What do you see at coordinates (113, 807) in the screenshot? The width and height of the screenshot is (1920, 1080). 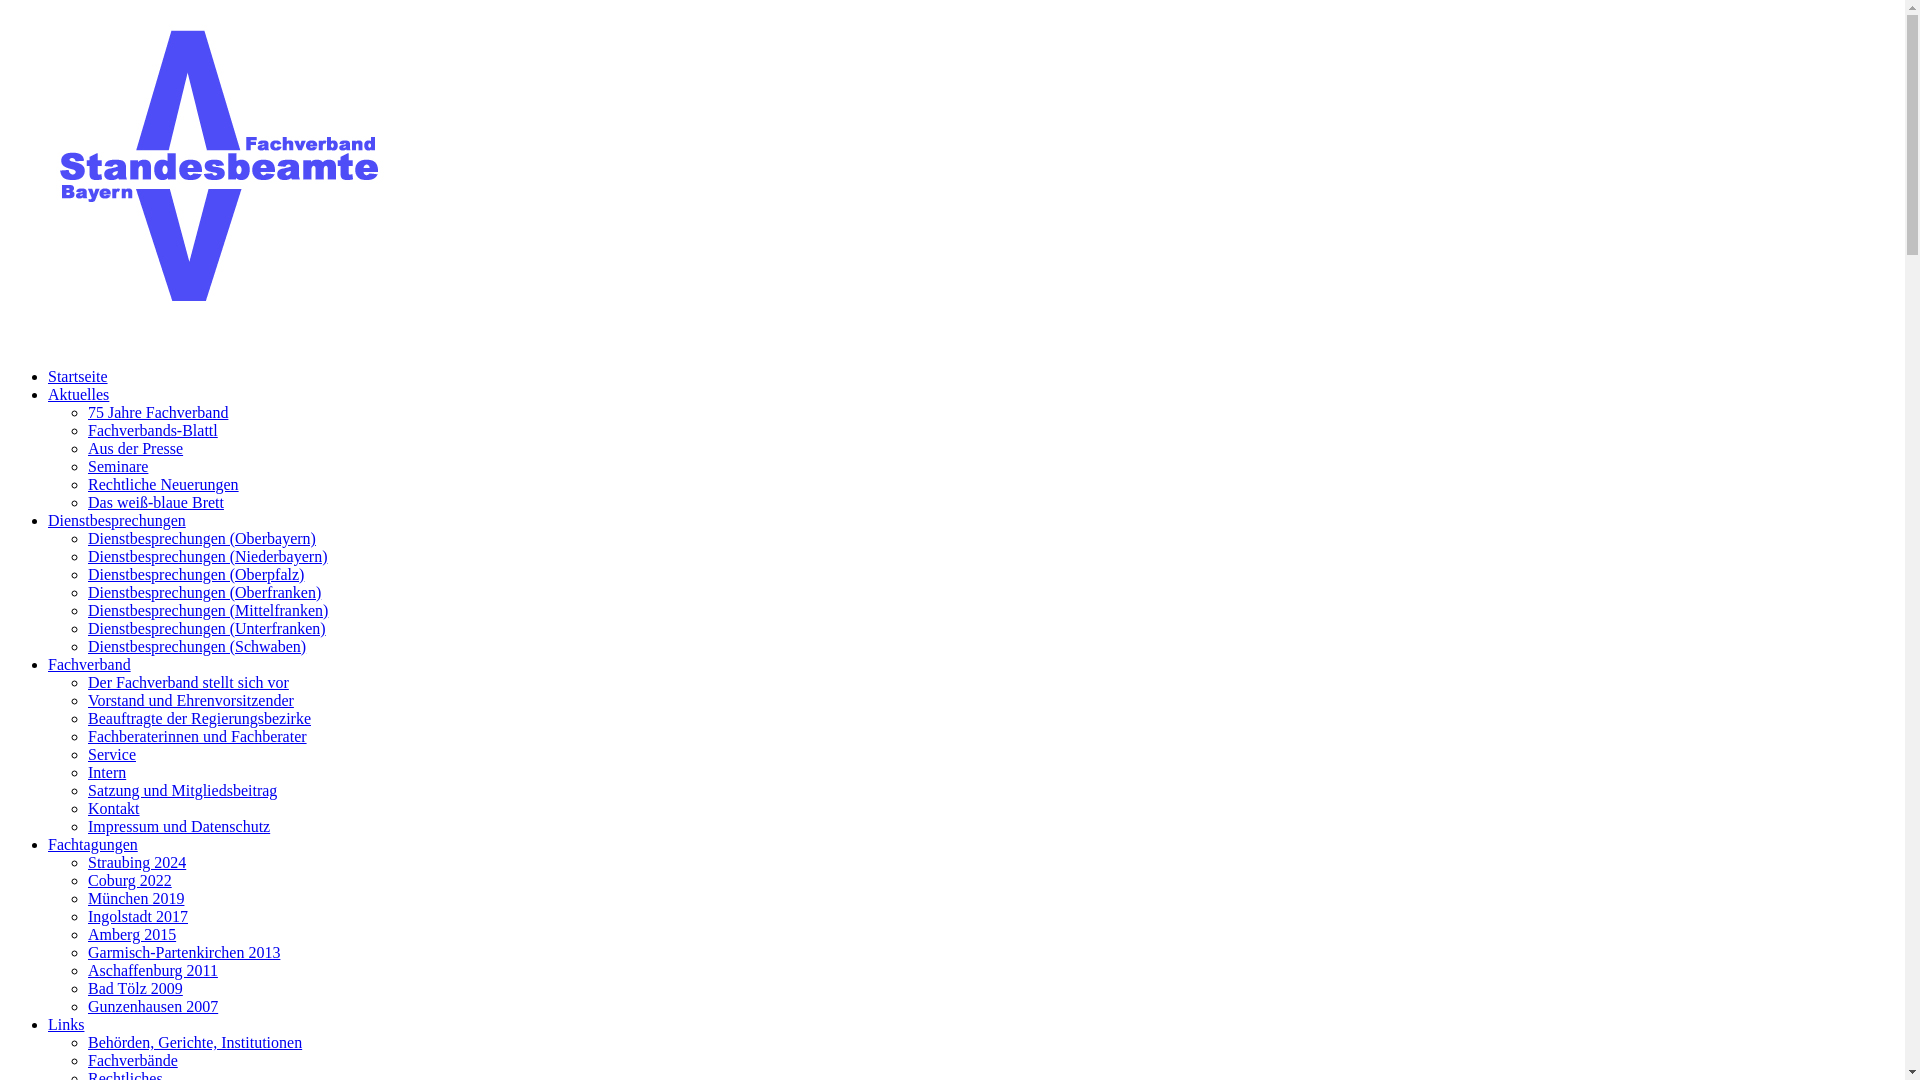 I see `'Kontakt'` at bounding box center [113, 807].